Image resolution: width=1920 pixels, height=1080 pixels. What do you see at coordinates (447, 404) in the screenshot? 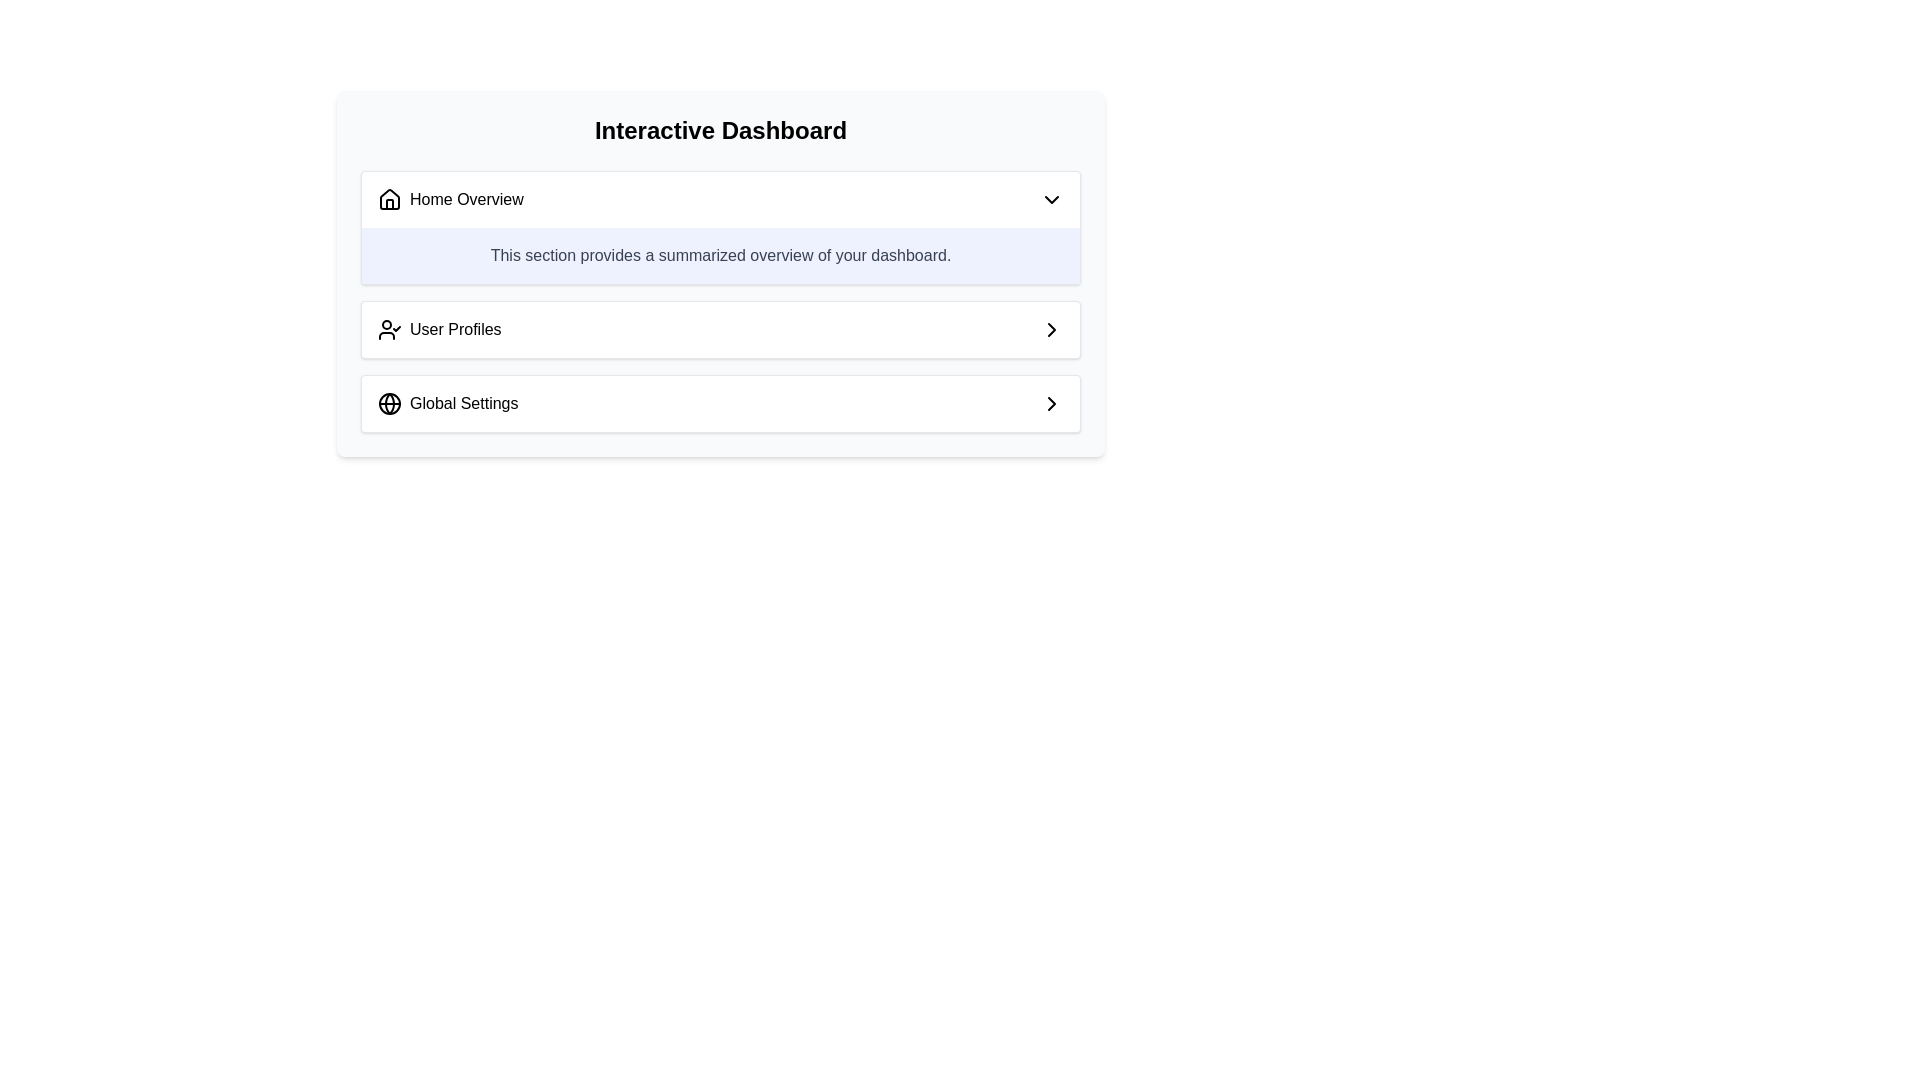
I see `text content of the 'Global Settings' label, which is the last entry in the vertical navigation list and serves as a descriptive label for accessing global settings` at bounding box center [447, 404].